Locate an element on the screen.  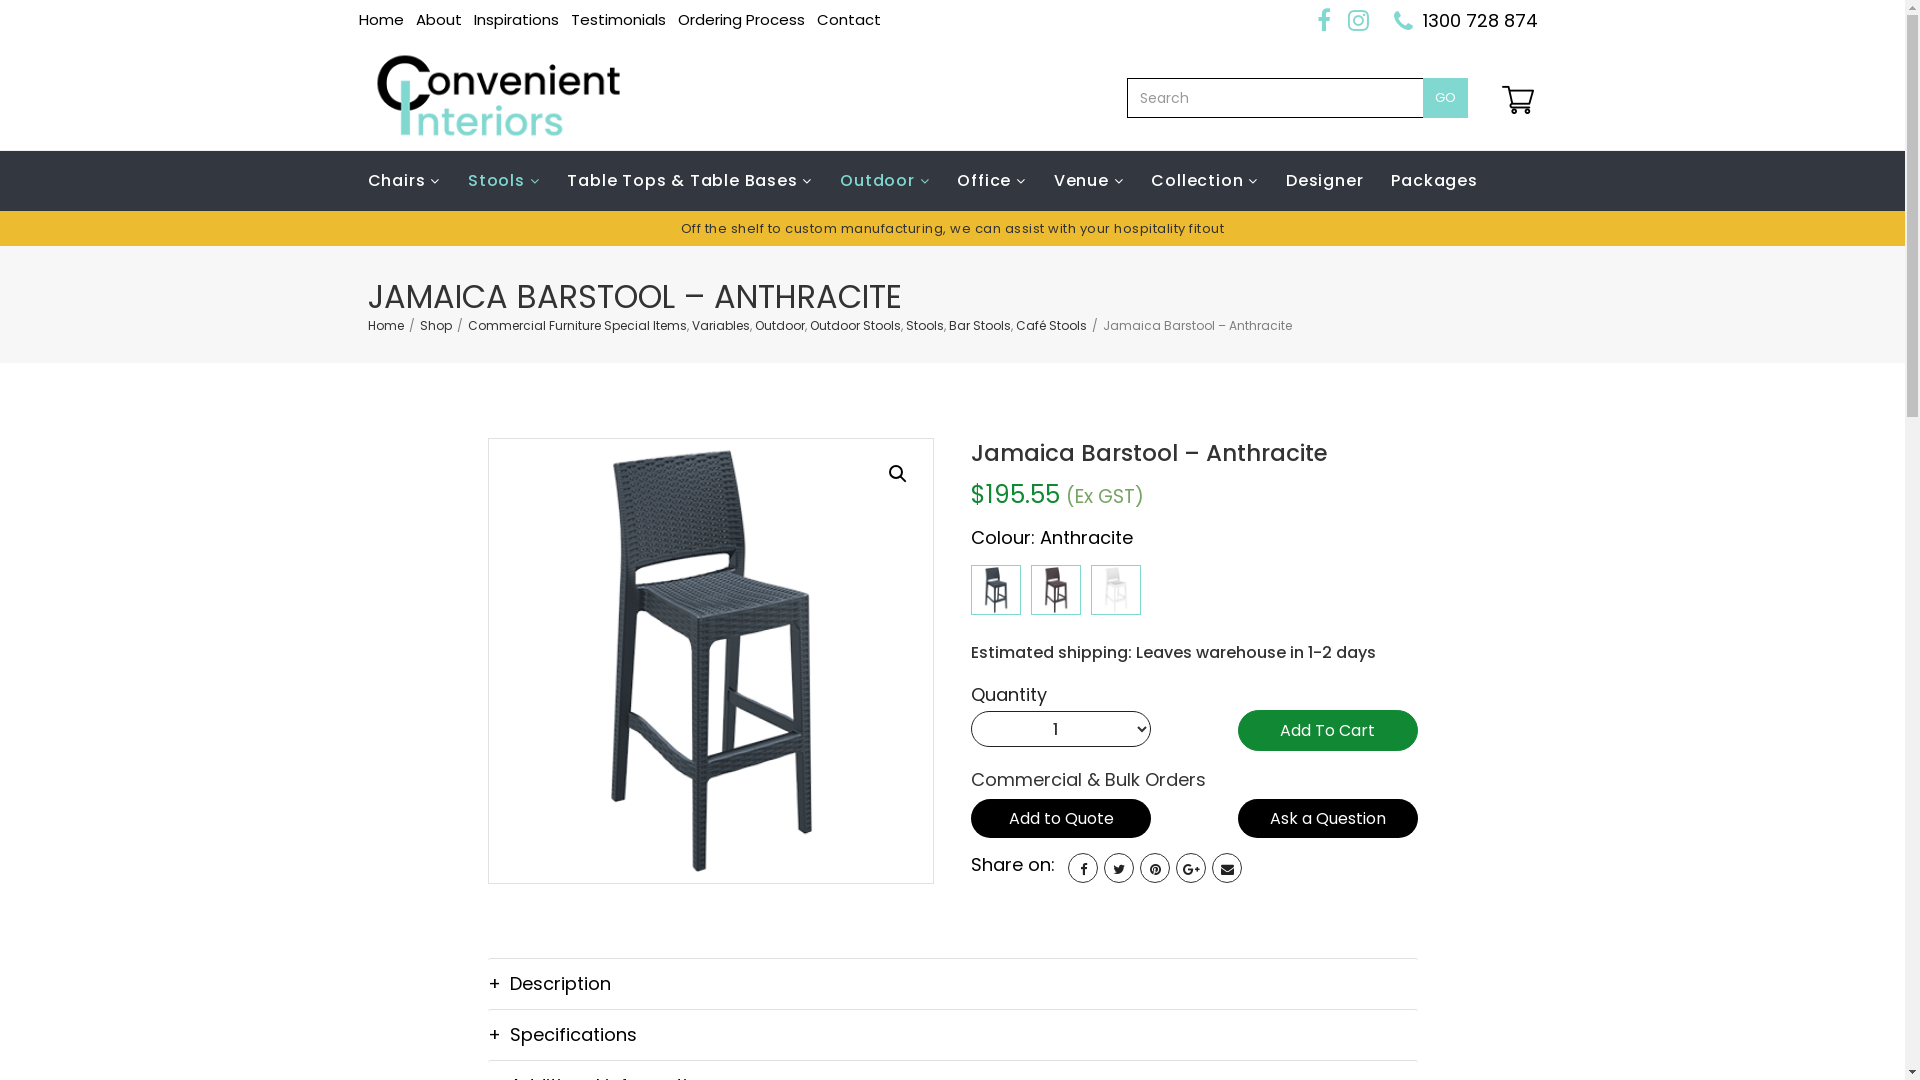
'Home' is located at coordinates (380, 19).